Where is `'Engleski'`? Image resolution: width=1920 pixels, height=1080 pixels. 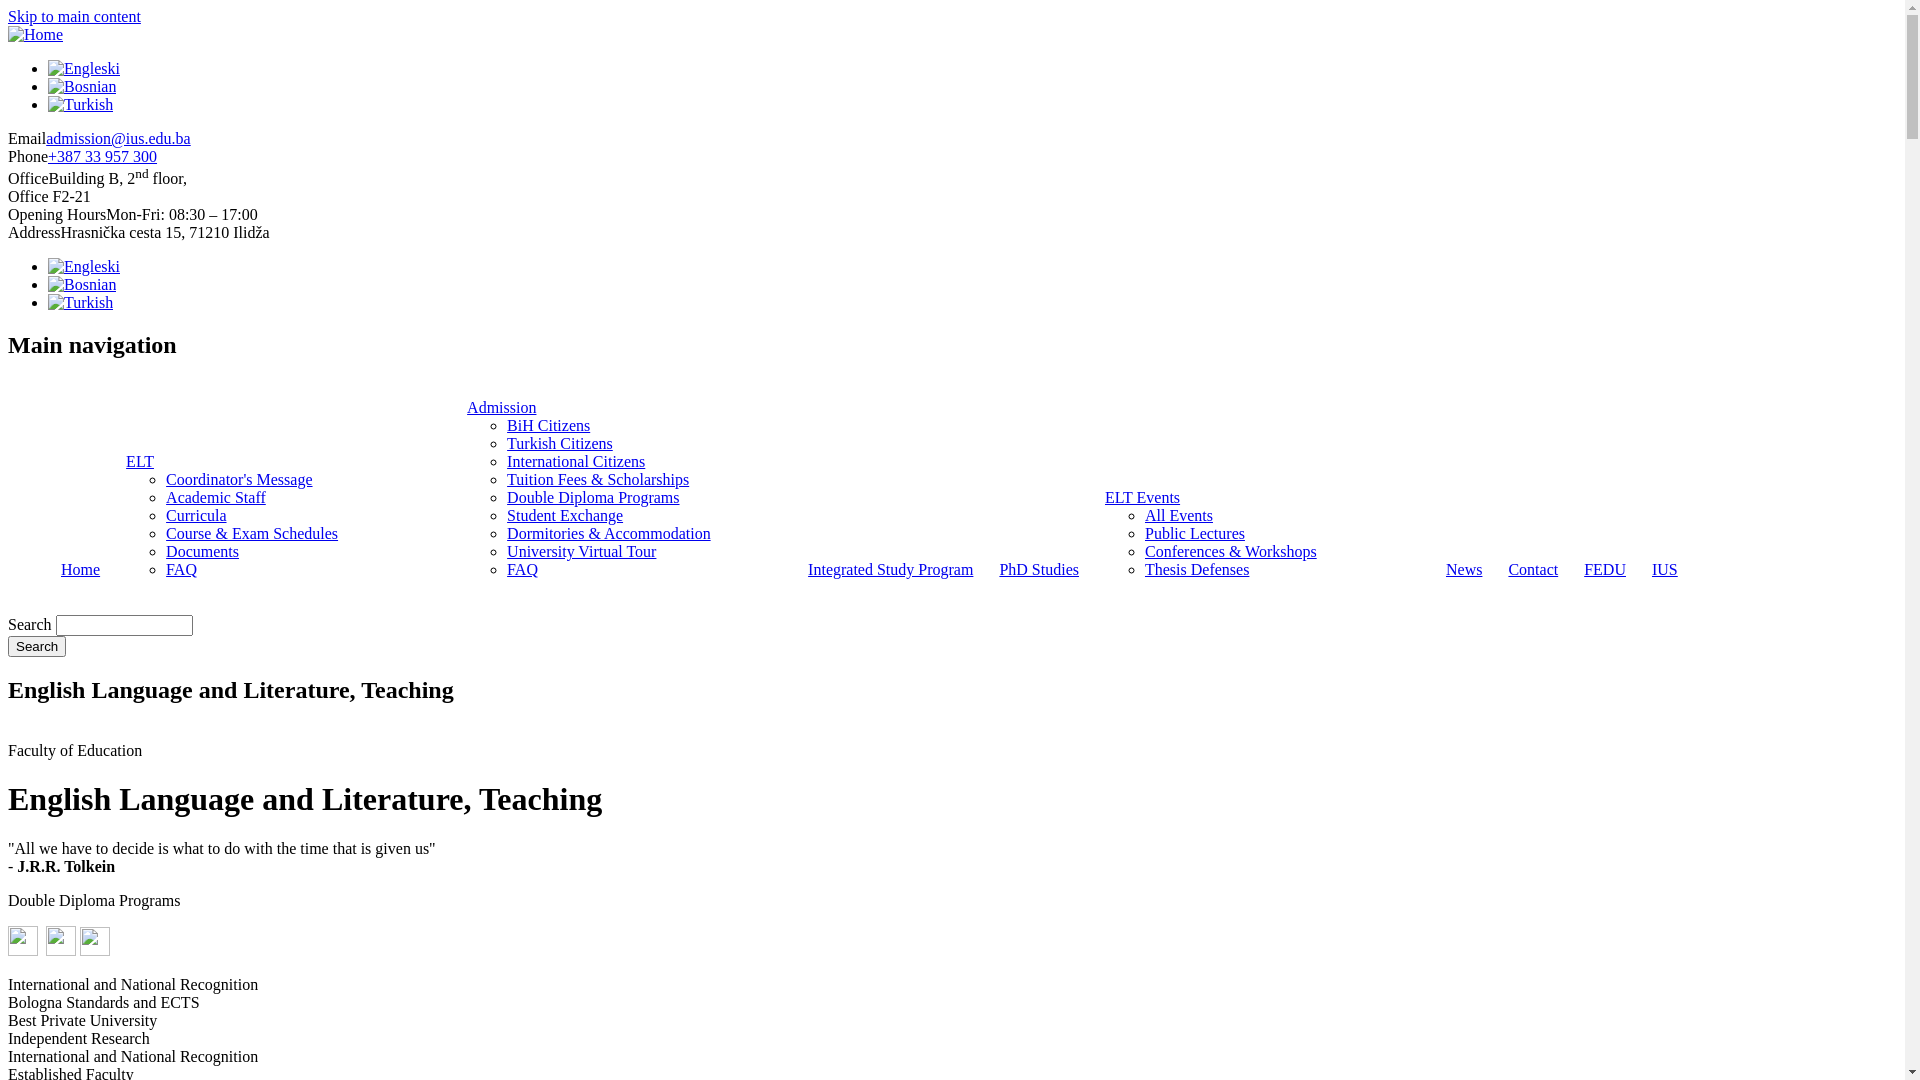 'Engleski' is located at coordinates (48, 265).